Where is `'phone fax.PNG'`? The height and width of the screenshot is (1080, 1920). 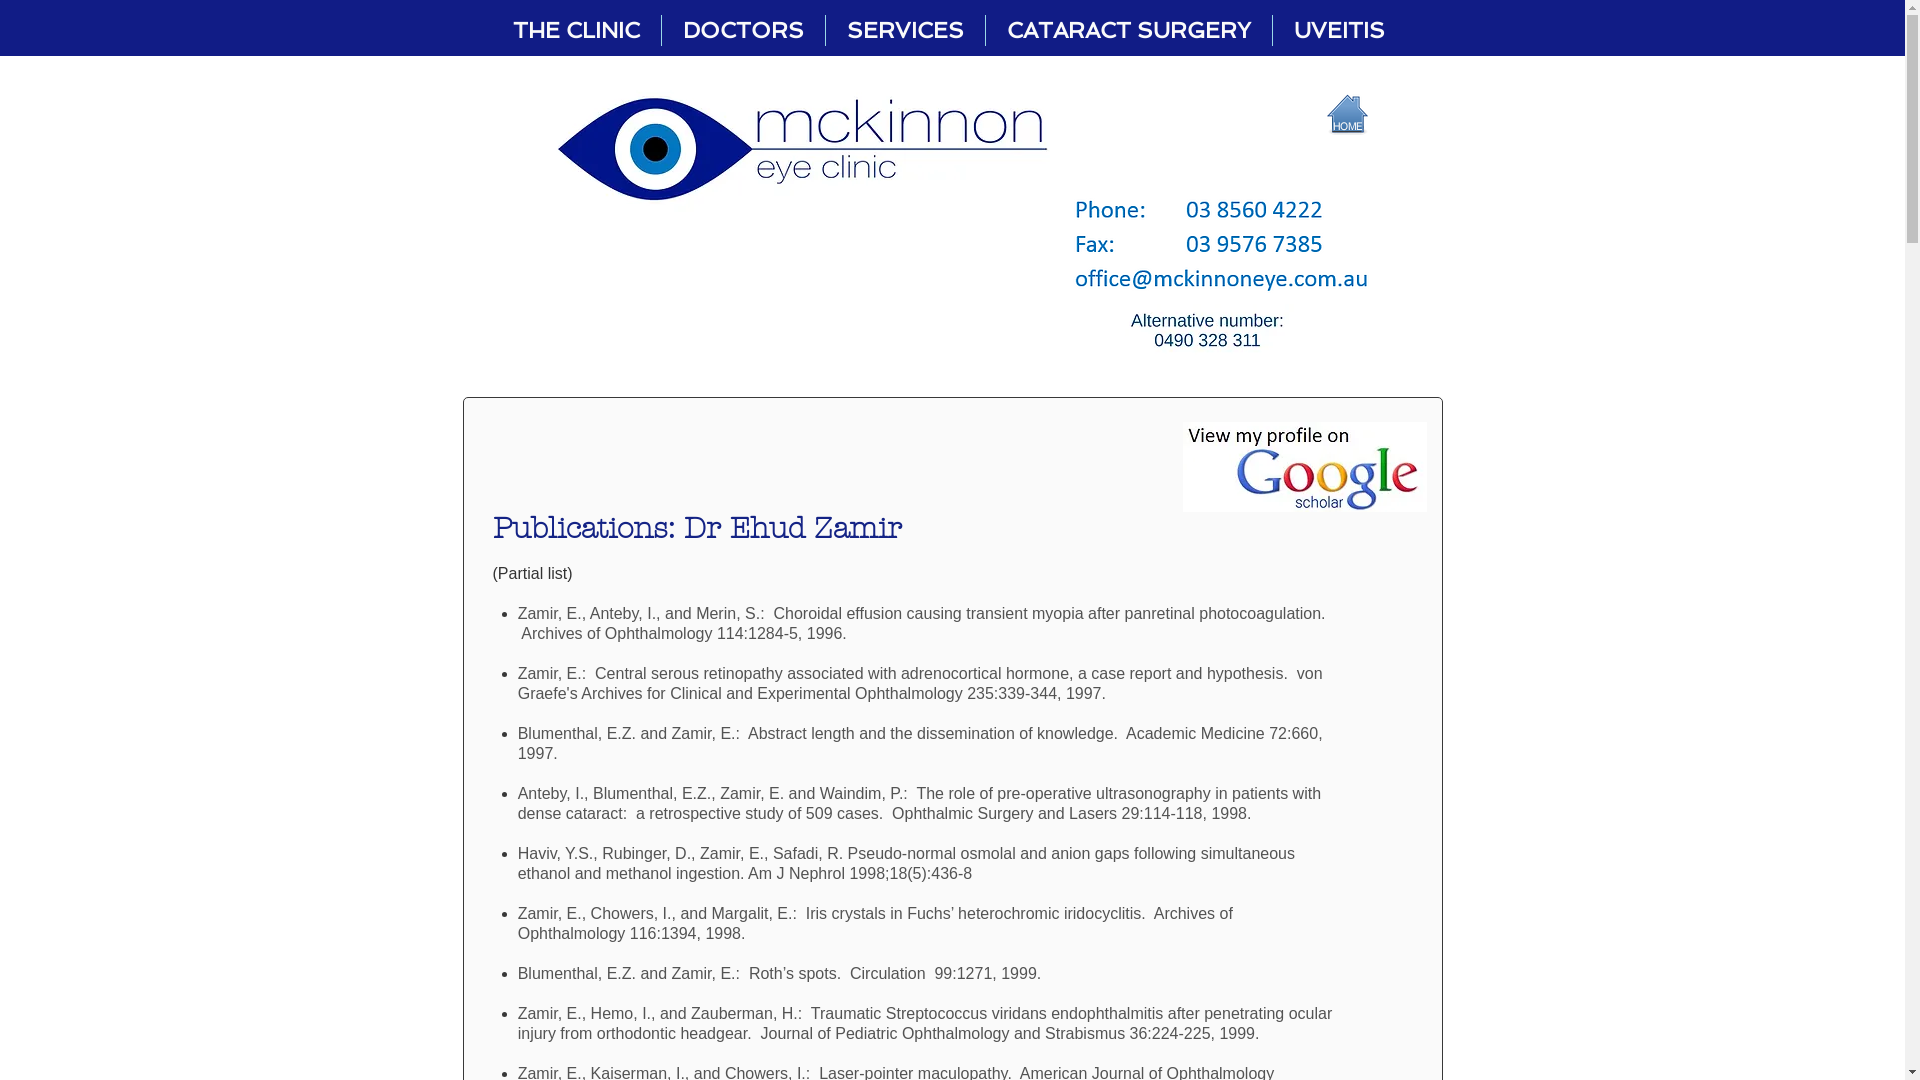
'phone fax.PNG' is located at coordinates (1221, 245).